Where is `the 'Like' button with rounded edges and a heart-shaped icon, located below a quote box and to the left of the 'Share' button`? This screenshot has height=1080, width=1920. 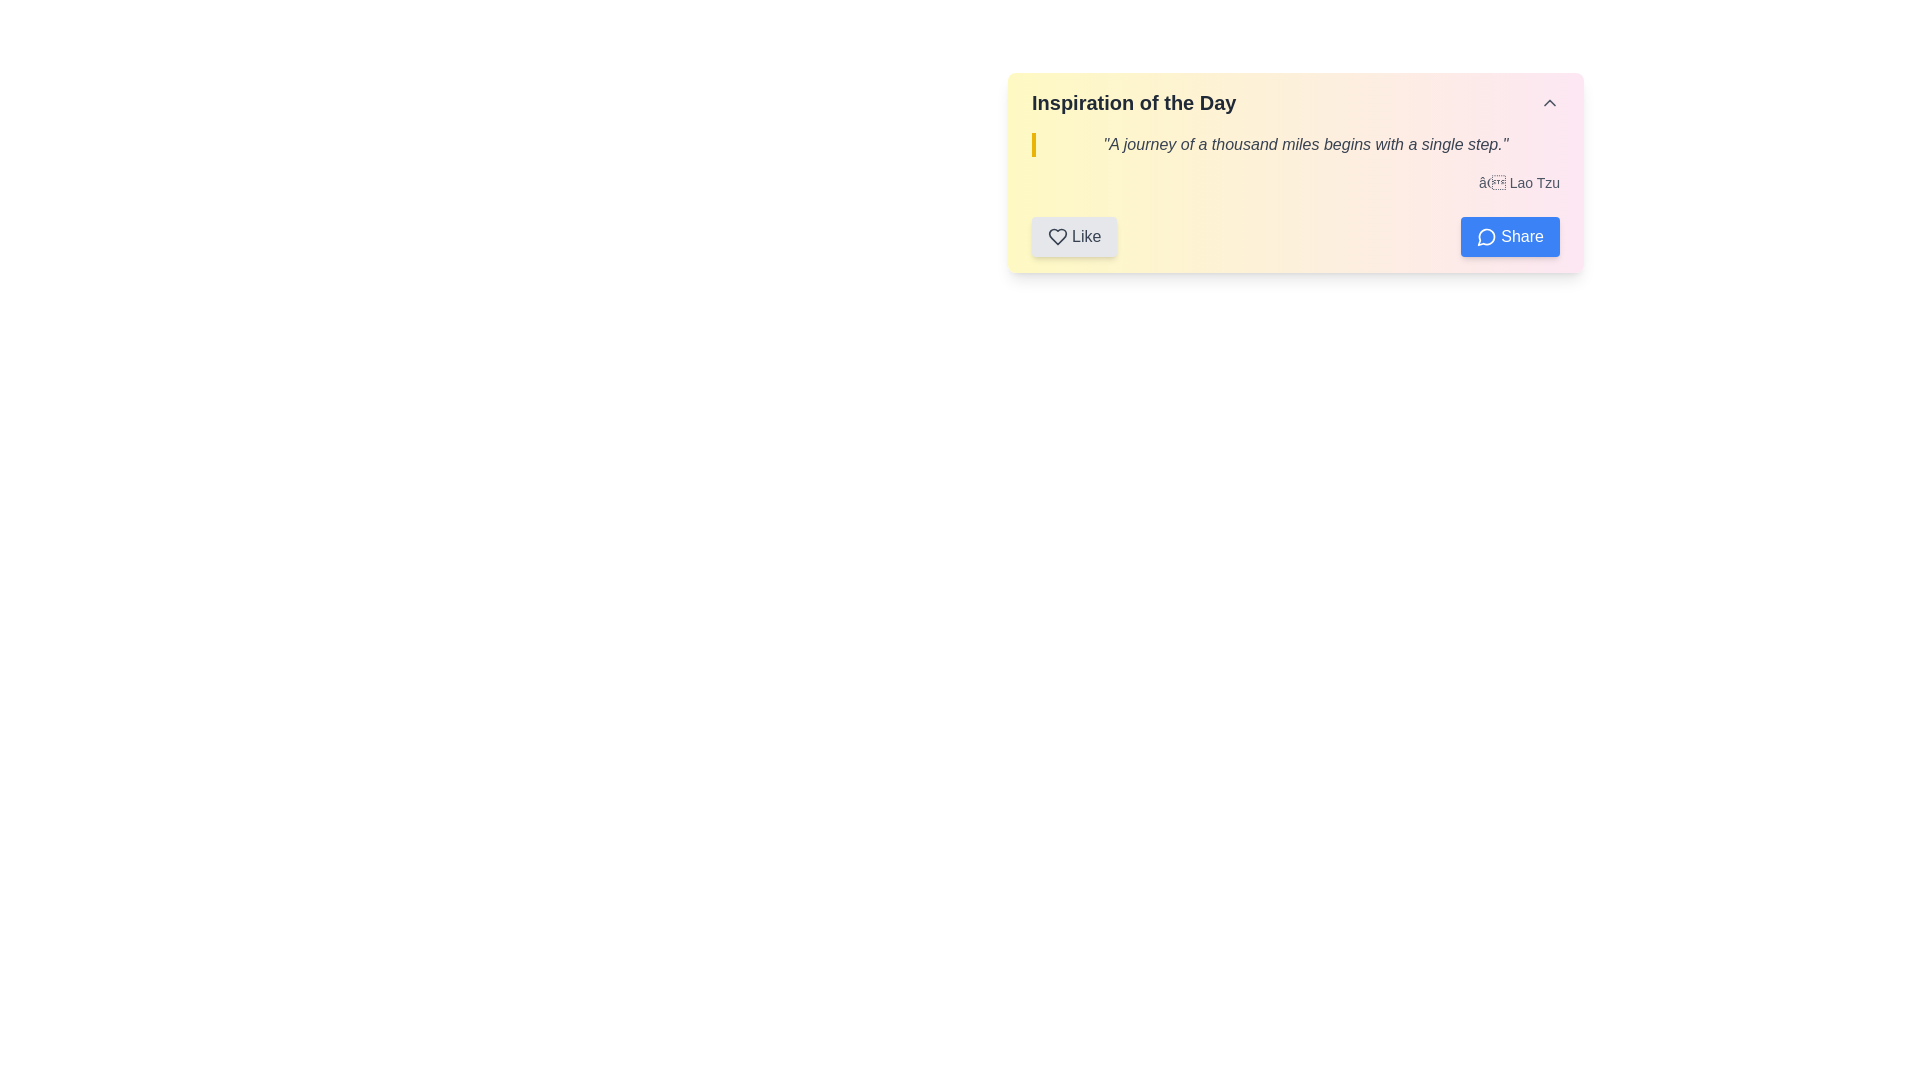
the 'Like' button with rounded edges and a heart-shaped icon, located below a quote box and to the left of the 'Share' button is located at coordinates (1073, 235).